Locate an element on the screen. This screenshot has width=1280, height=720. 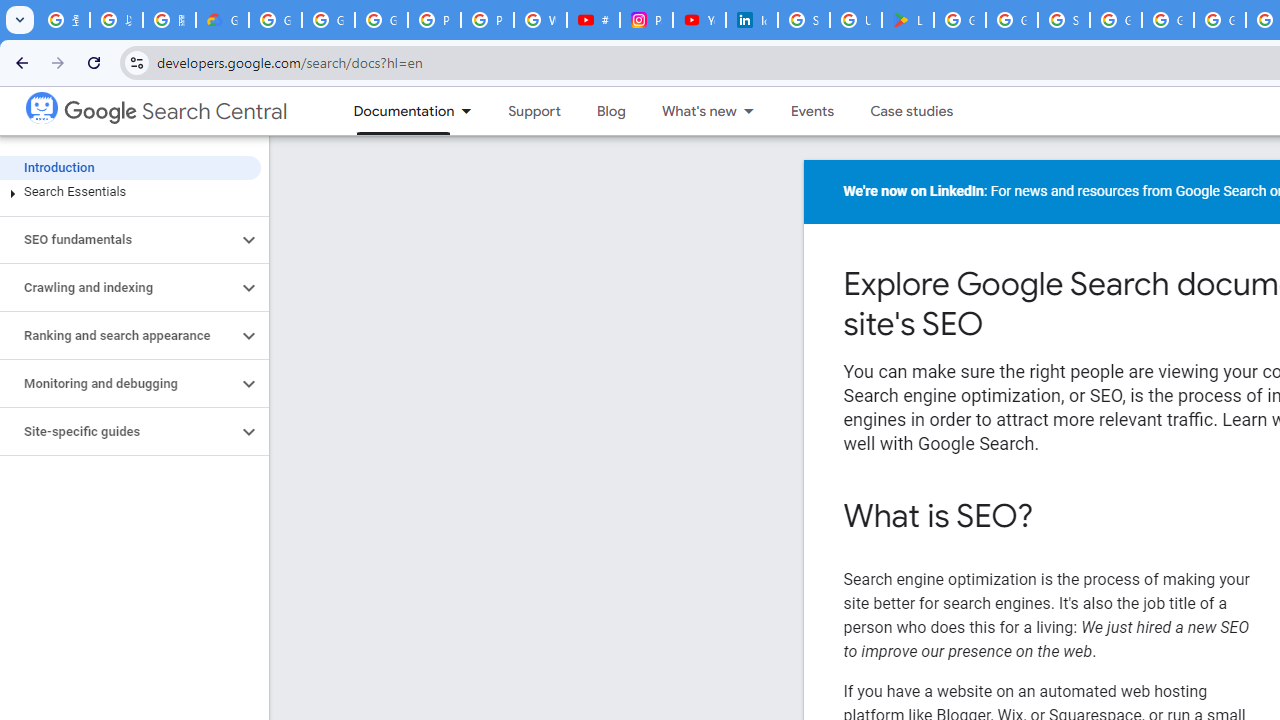
'Google Workspace - Specific Terms' is located at coordinates (1011, 20).